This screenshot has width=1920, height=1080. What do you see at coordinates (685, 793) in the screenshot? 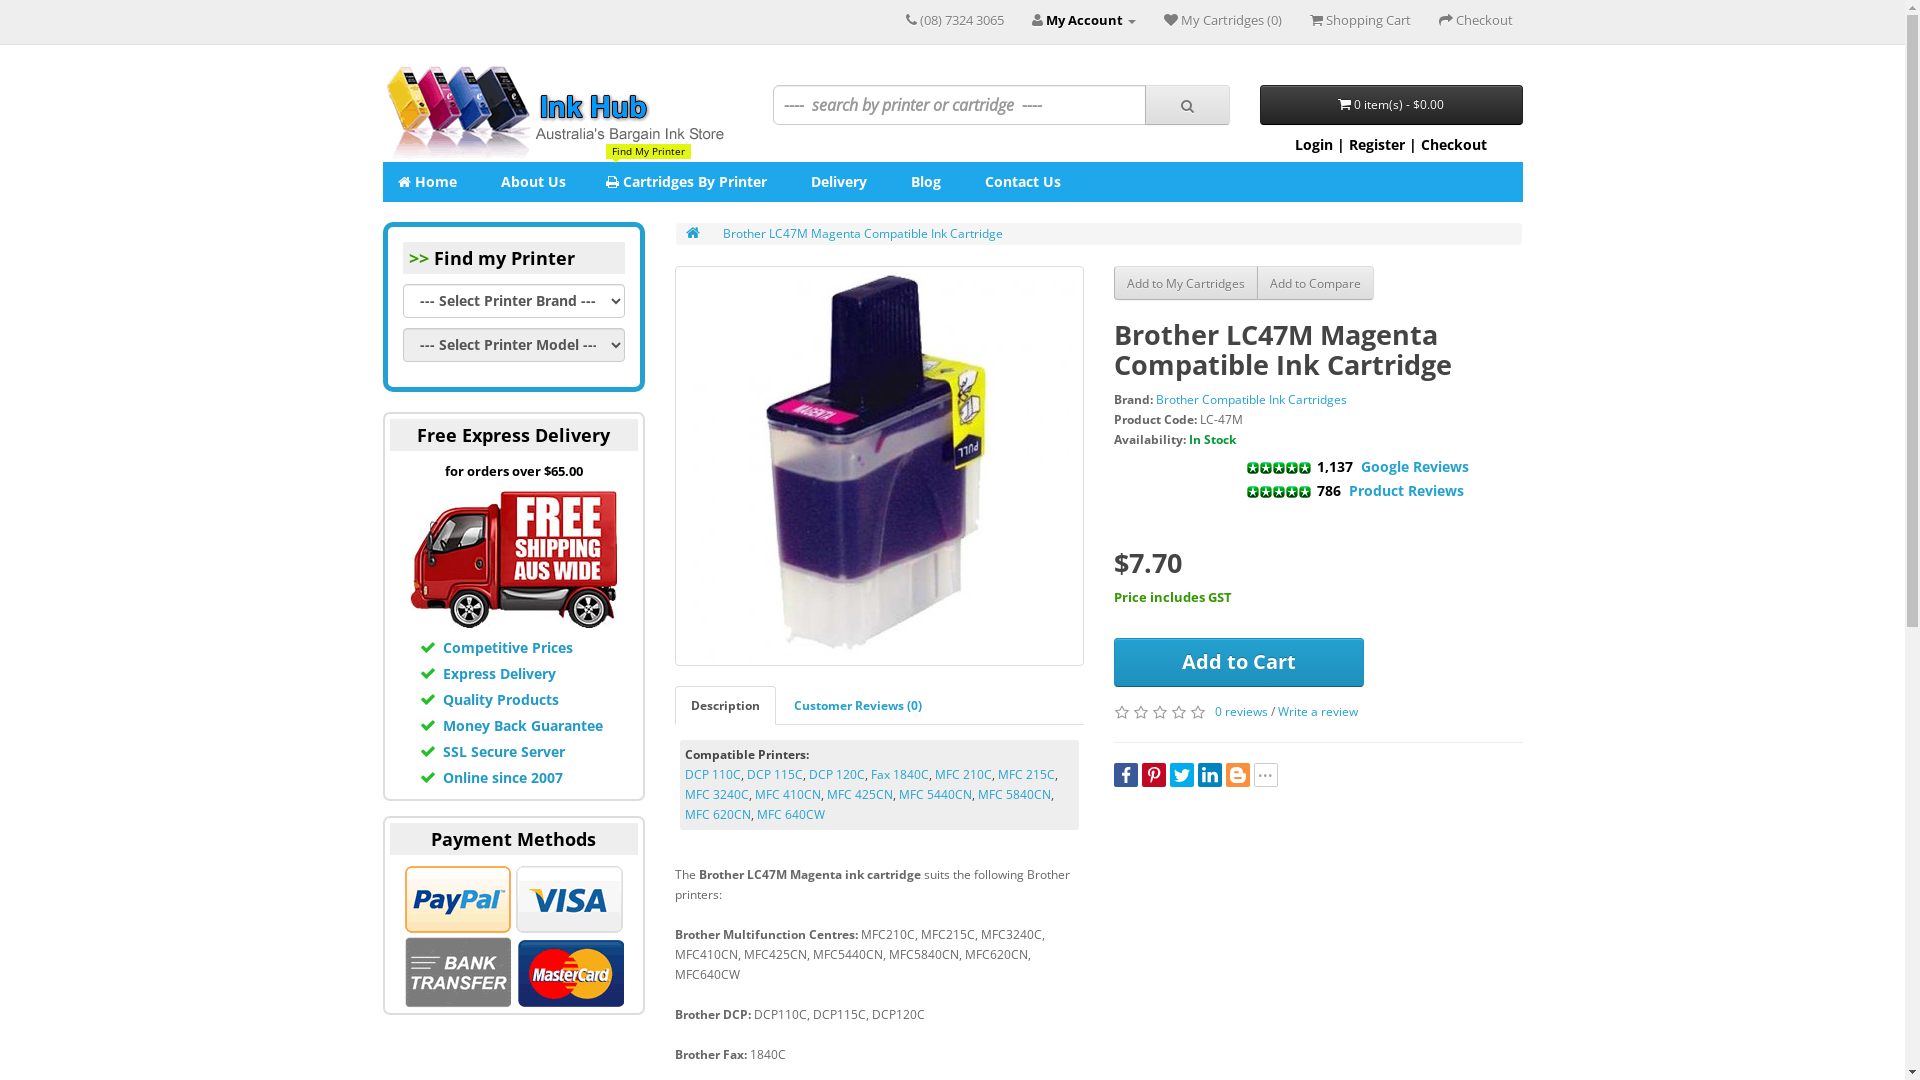
I see `'MFC 3240C'` at bounding box center [685, 793].